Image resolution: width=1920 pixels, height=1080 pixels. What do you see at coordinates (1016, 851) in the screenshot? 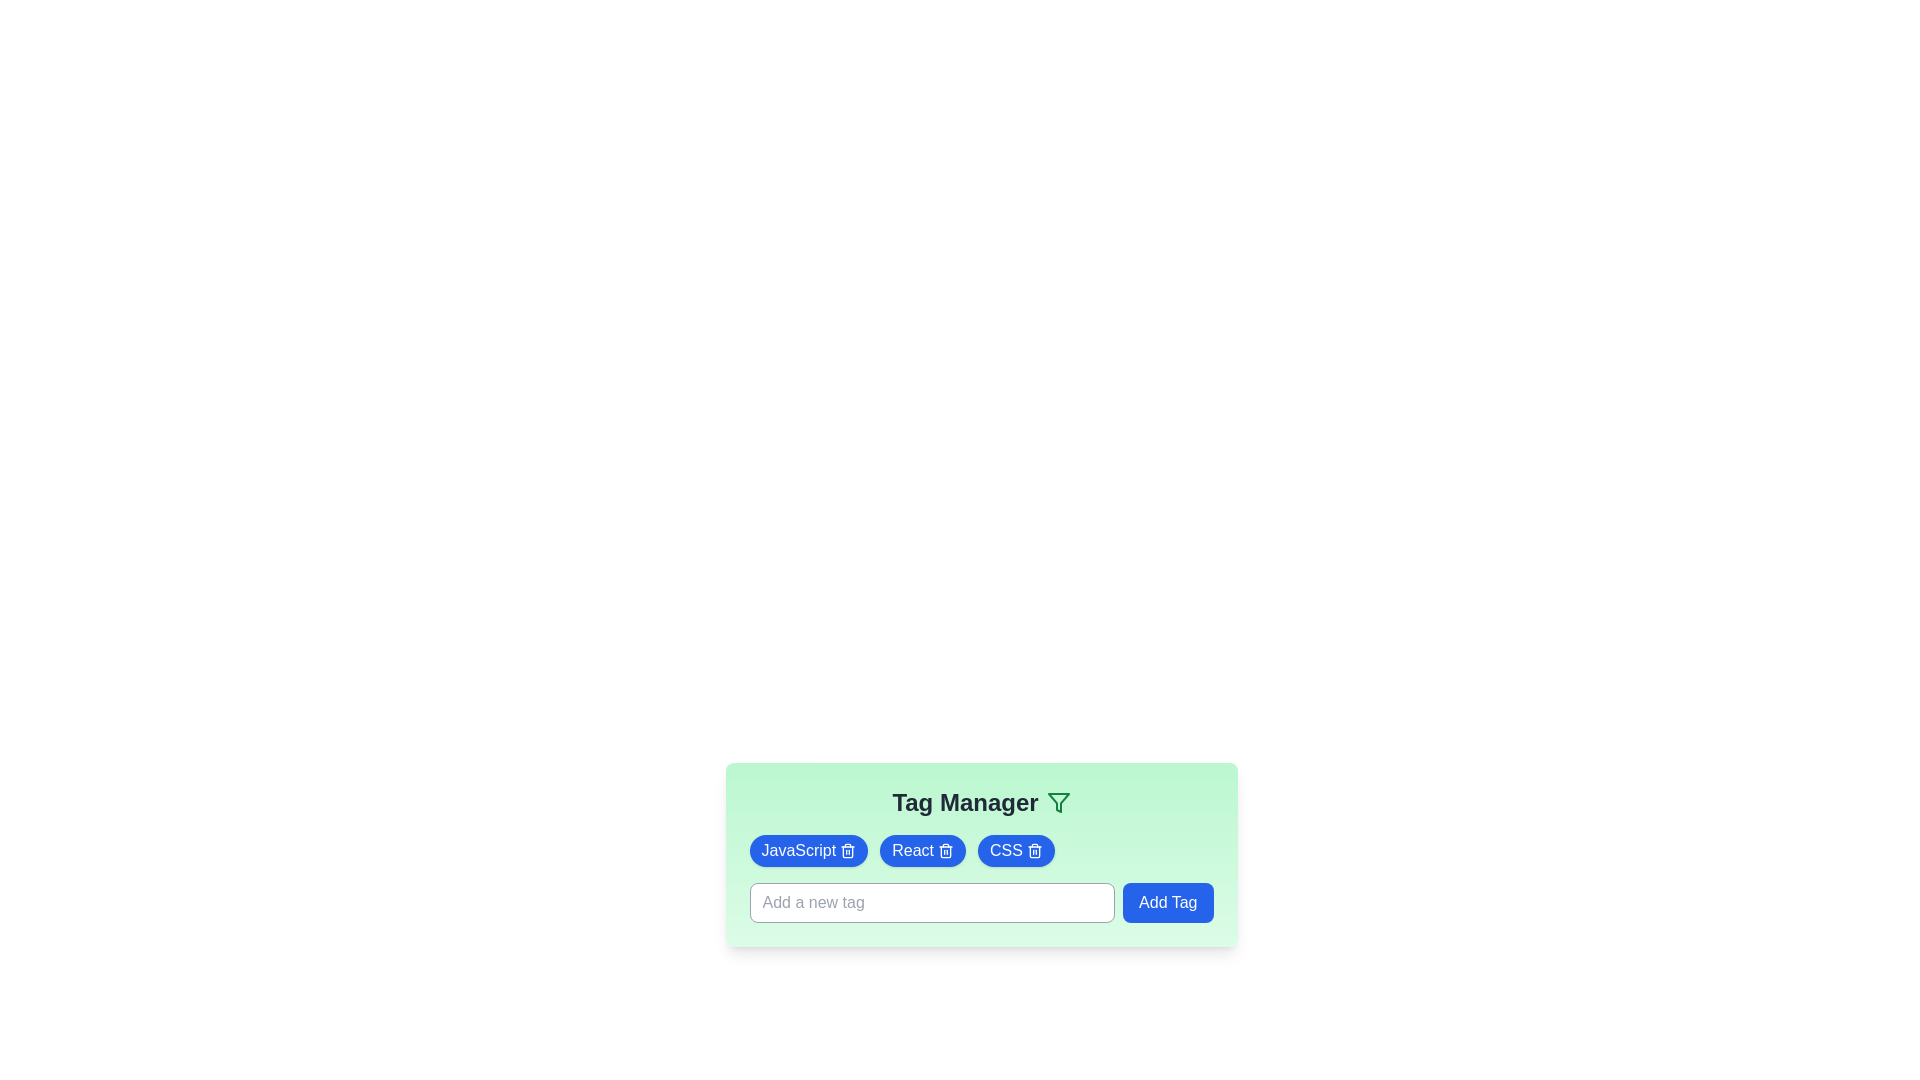
I see `the blue tag labeled 'CSS' with a trash icon, which is the third tag in the horizontal list within the 'Tag Manager' component` at bounding box center [1016, 851].